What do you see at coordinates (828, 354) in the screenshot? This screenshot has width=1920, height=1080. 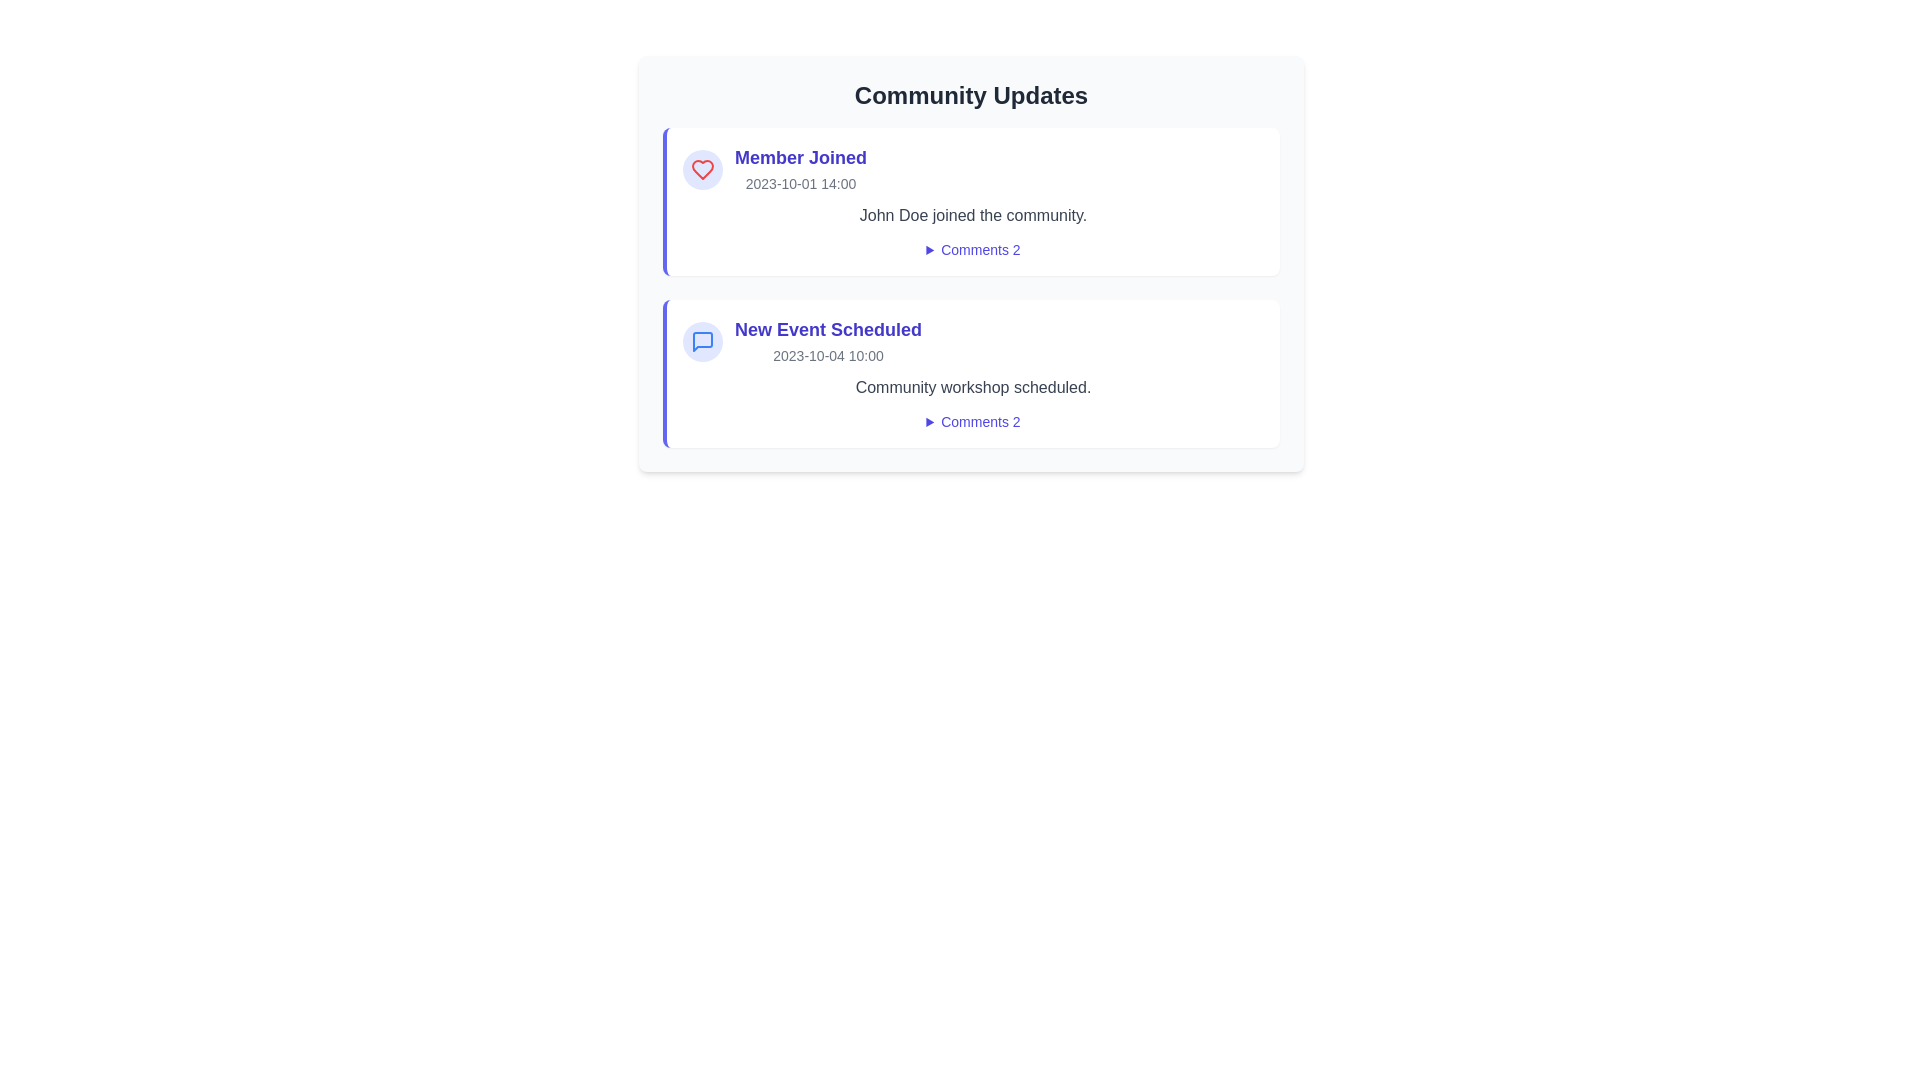 I see `the Label displaying the timestamp '2023-10-04 10:00', which is styled in gray and located below the title 'New Event Scheduled' in the second card under 'Community Updates'` at bounding box center [828, 354].